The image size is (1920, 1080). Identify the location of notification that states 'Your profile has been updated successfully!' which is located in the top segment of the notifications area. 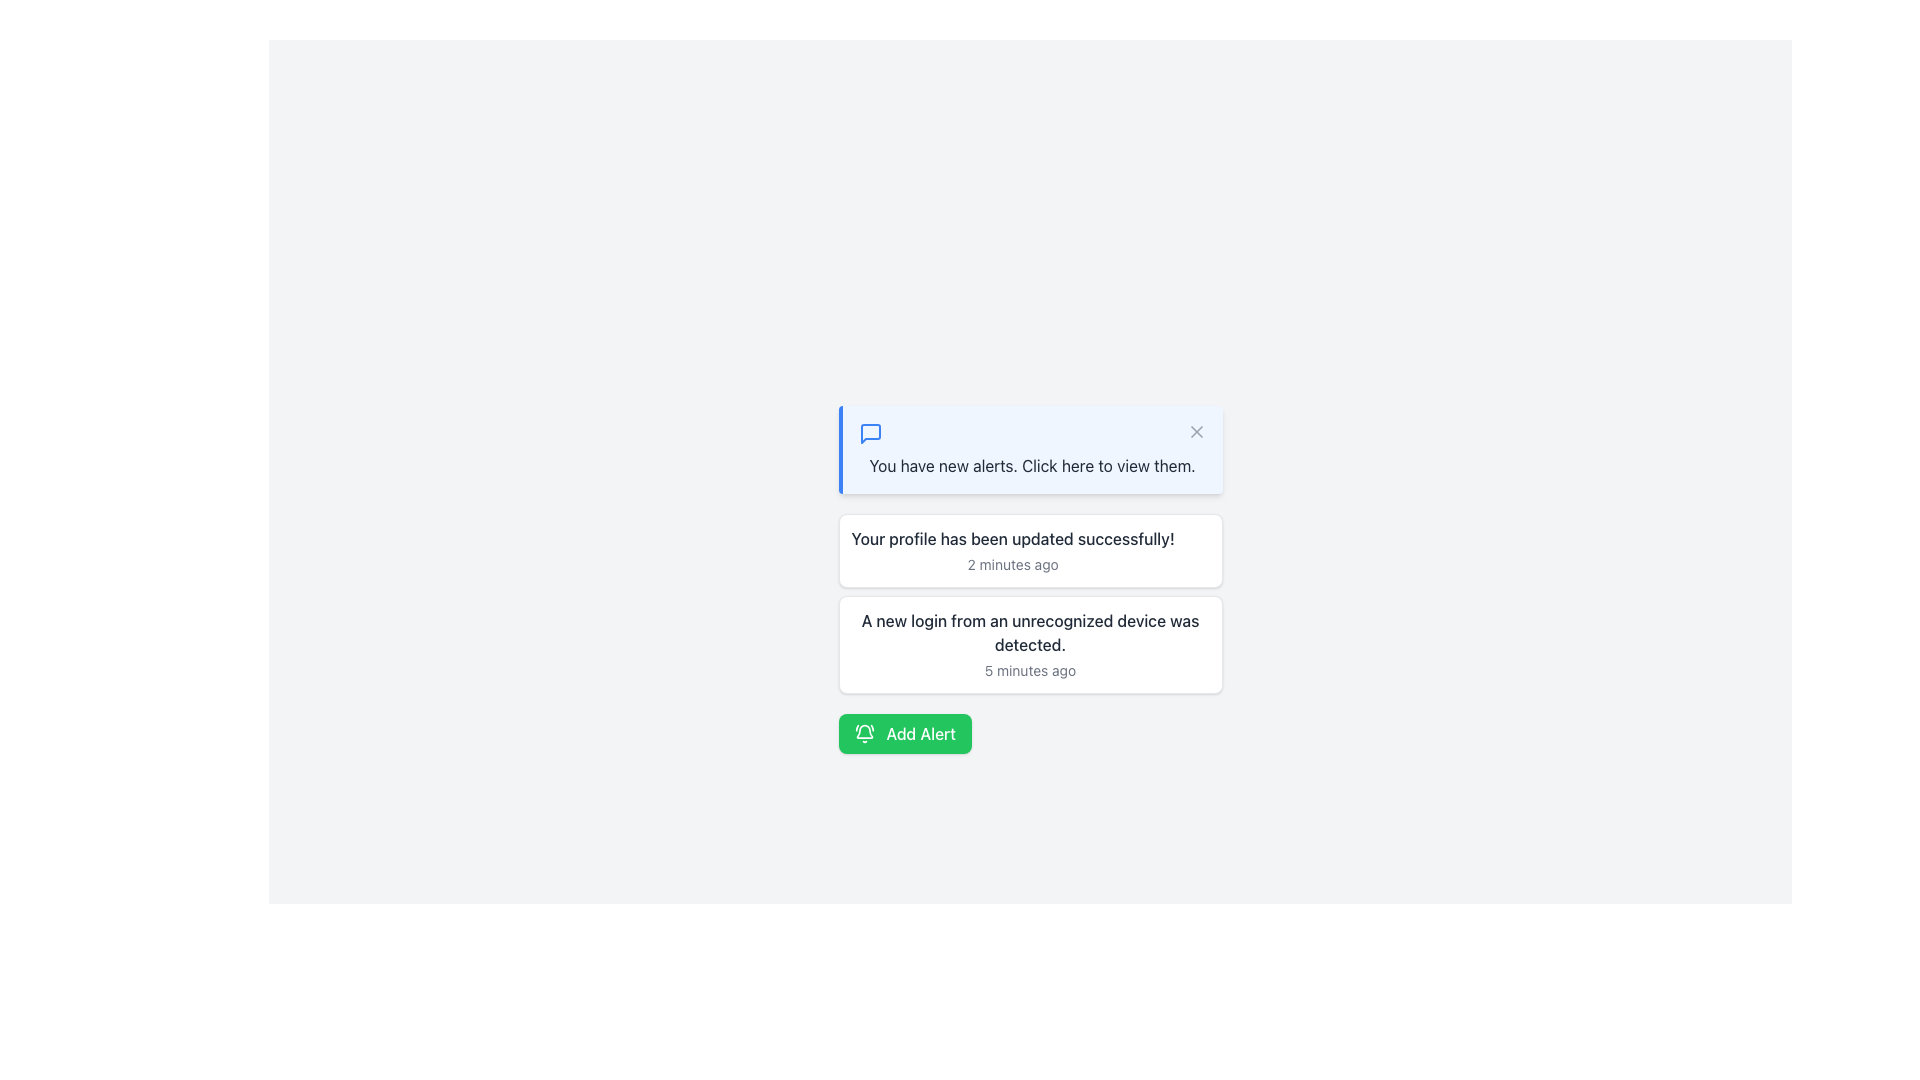
(1013, 538).